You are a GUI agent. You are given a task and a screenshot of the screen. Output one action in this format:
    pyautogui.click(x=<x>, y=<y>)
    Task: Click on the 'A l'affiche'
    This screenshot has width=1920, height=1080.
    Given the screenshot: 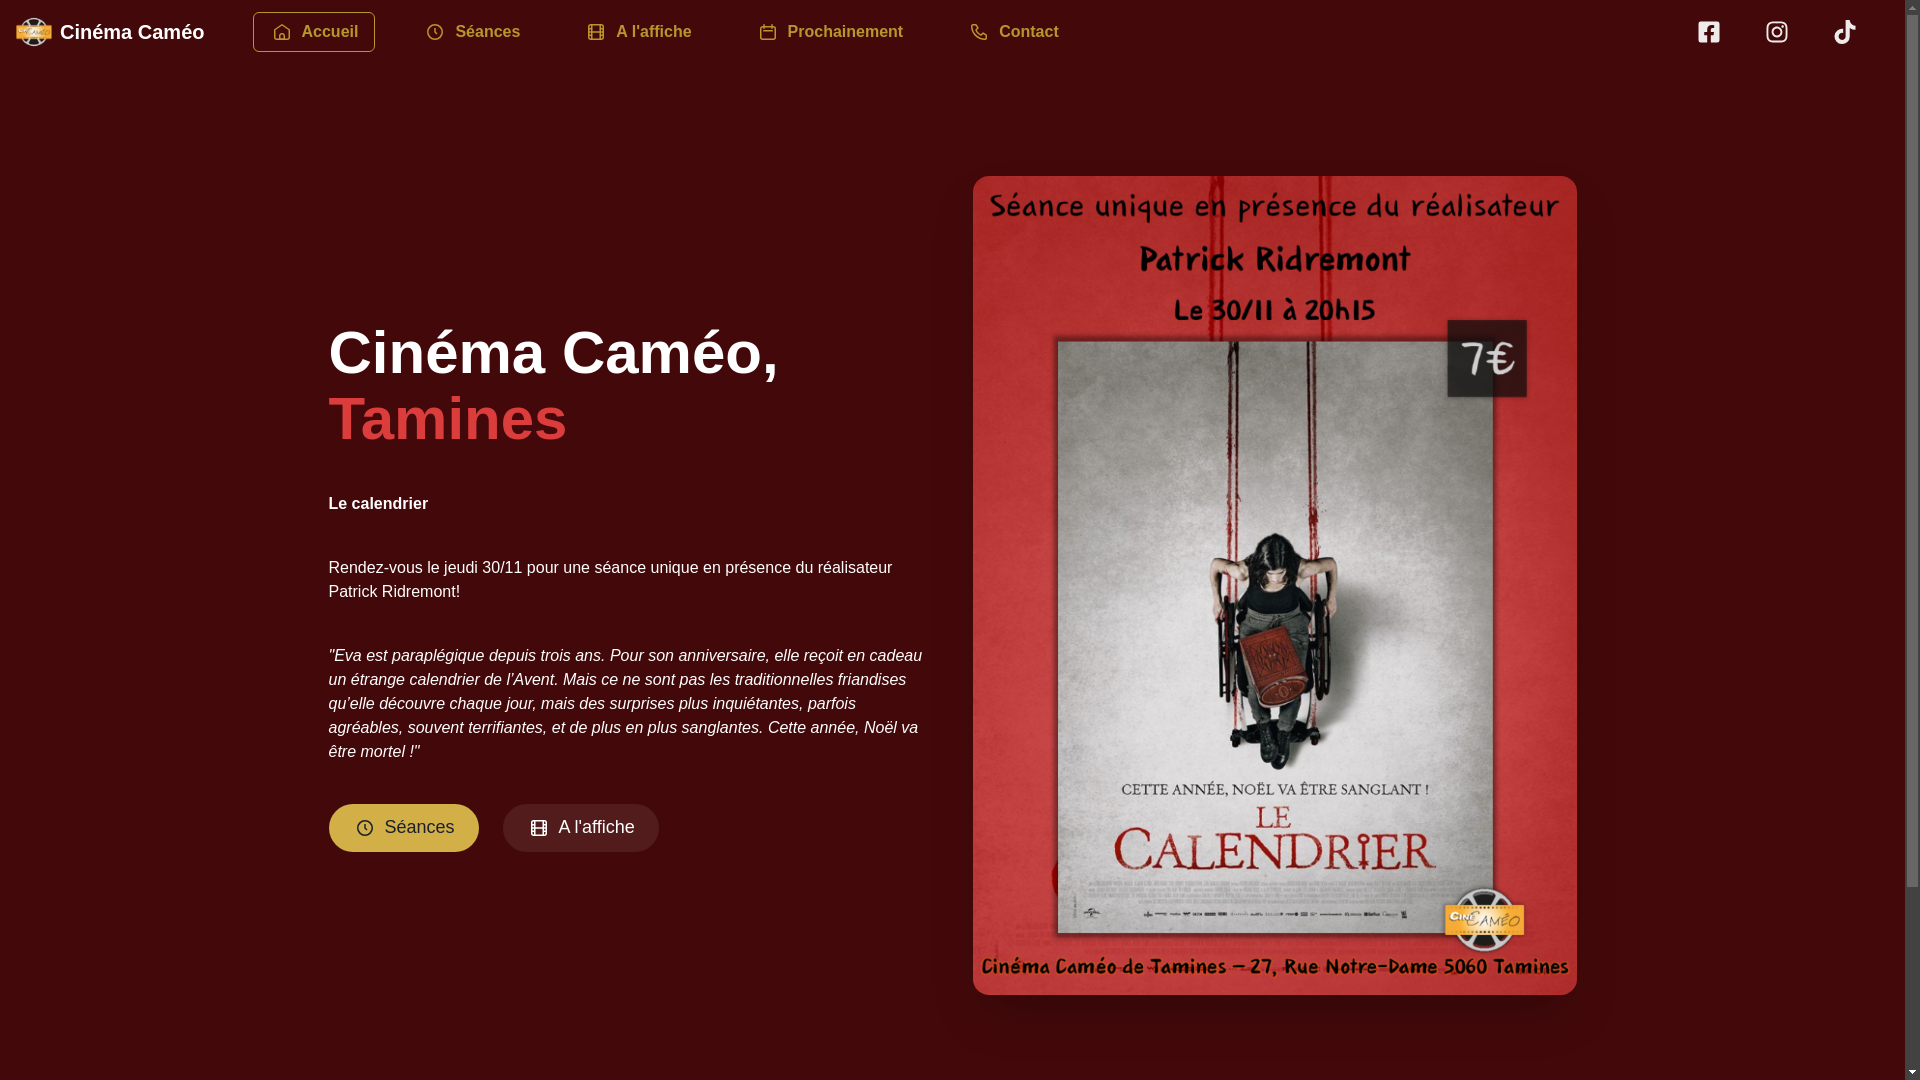 What is the action you would take?
    pyautogui.click(x=566, y=31)
    